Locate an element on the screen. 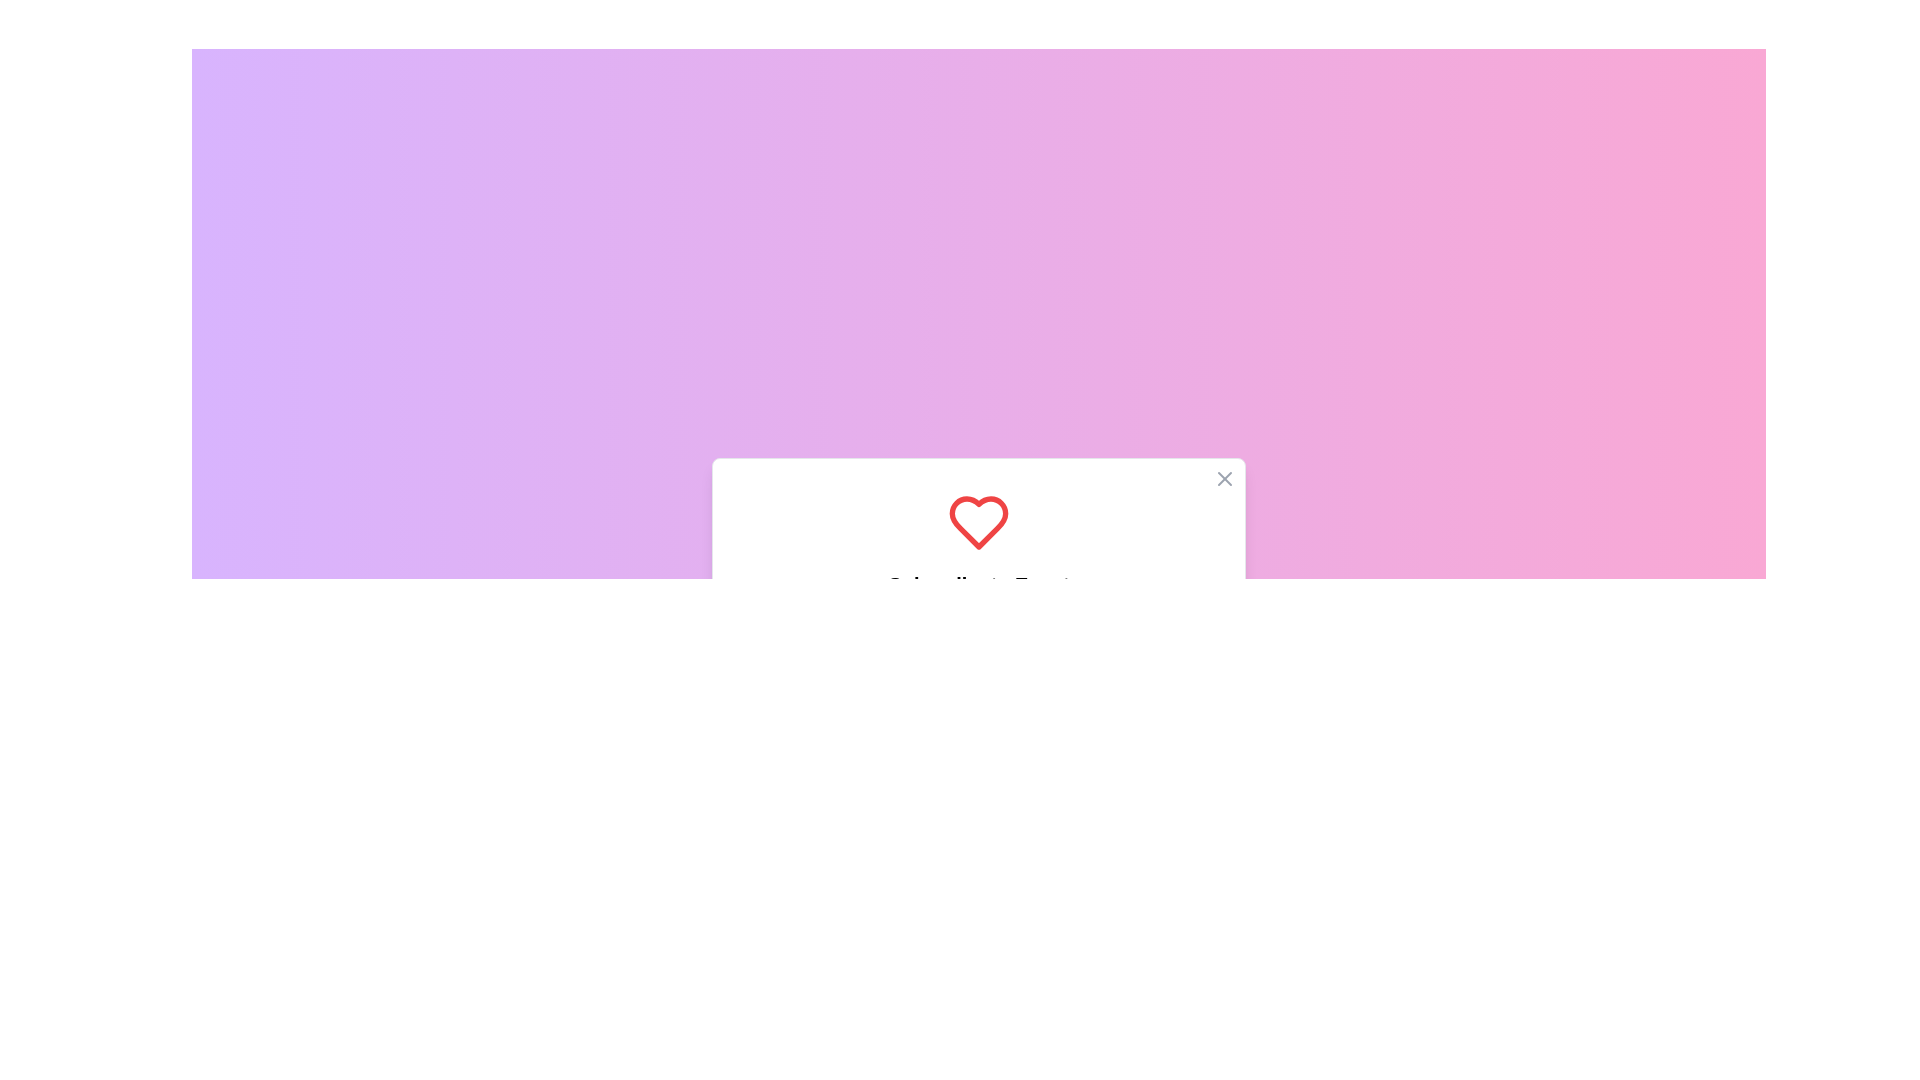 The width and height of the screenshot is (1920, 1080). the close button located in the top-right corner of the modal dialog to change its color is located at coordinates (1224, 478).